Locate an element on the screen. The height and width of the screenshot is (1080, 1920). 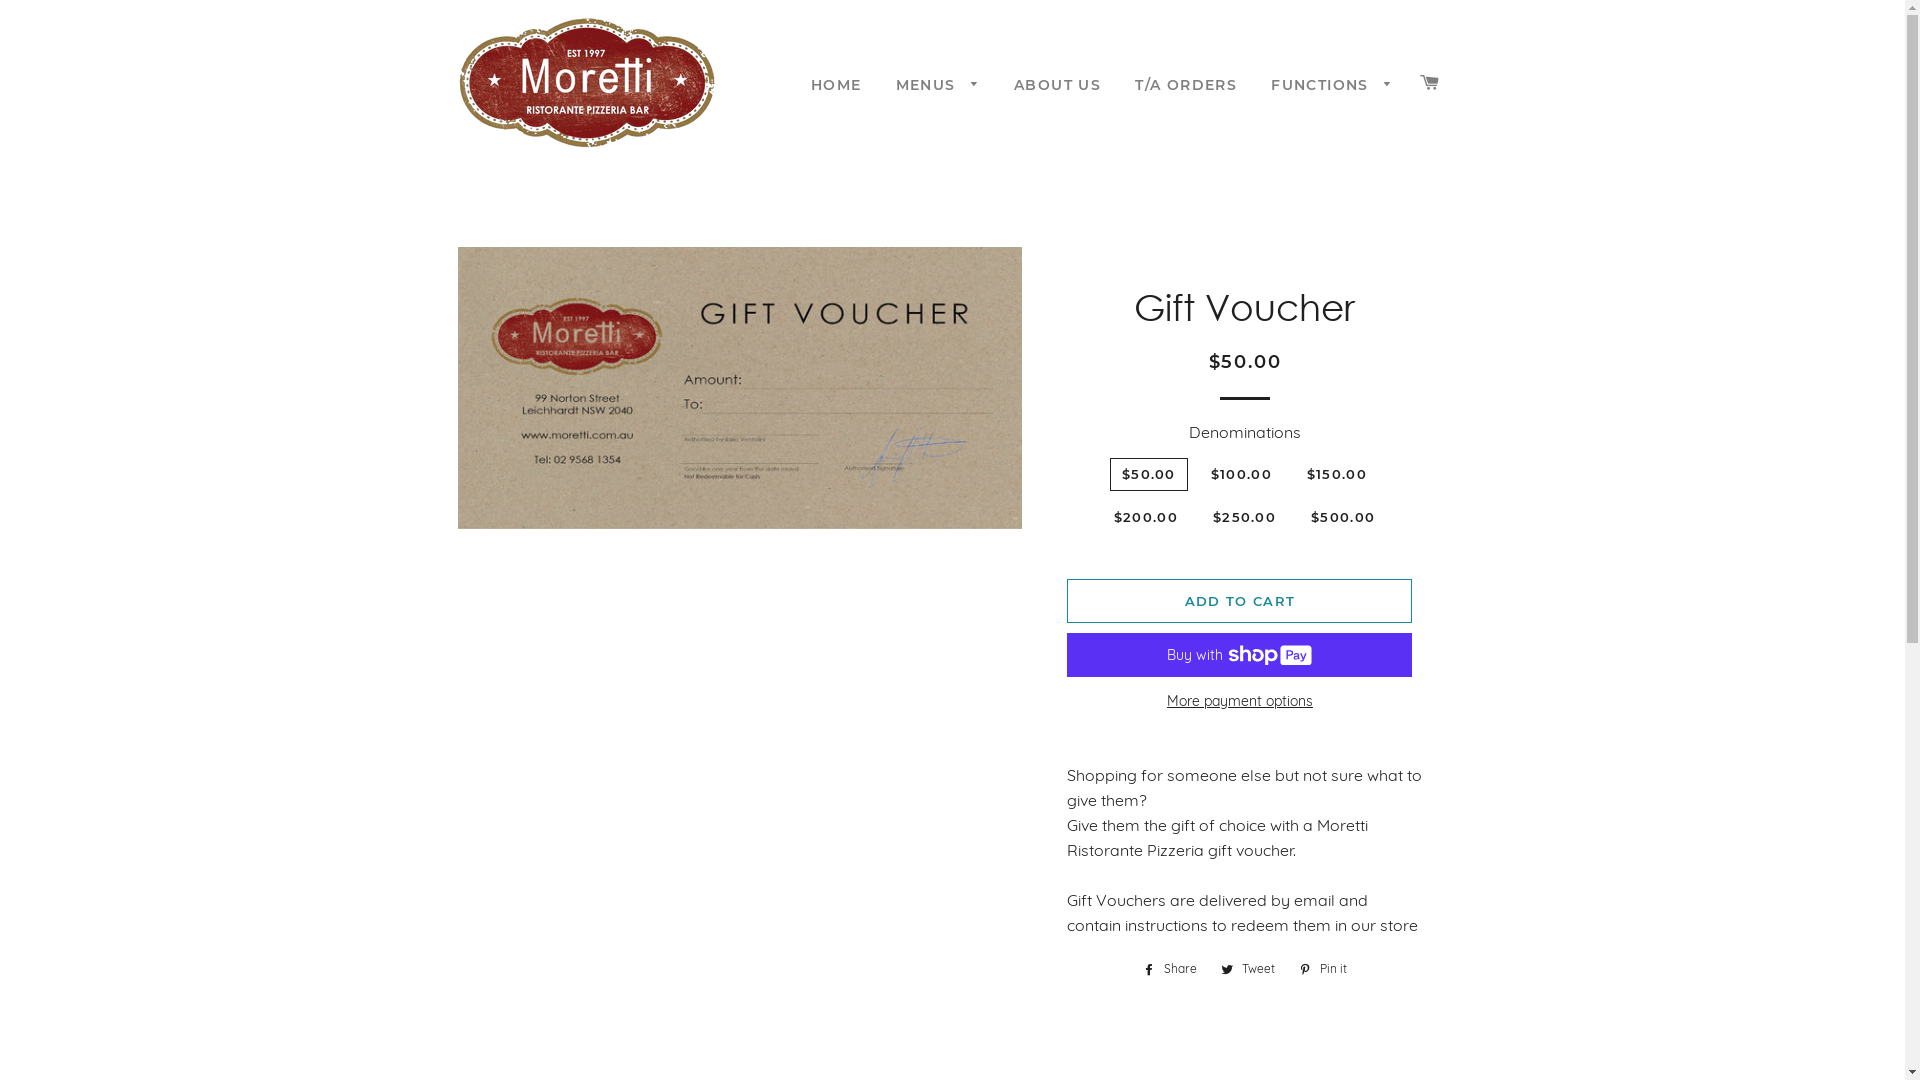
'ADD TO CART' is located at coordinates (1238, 600).